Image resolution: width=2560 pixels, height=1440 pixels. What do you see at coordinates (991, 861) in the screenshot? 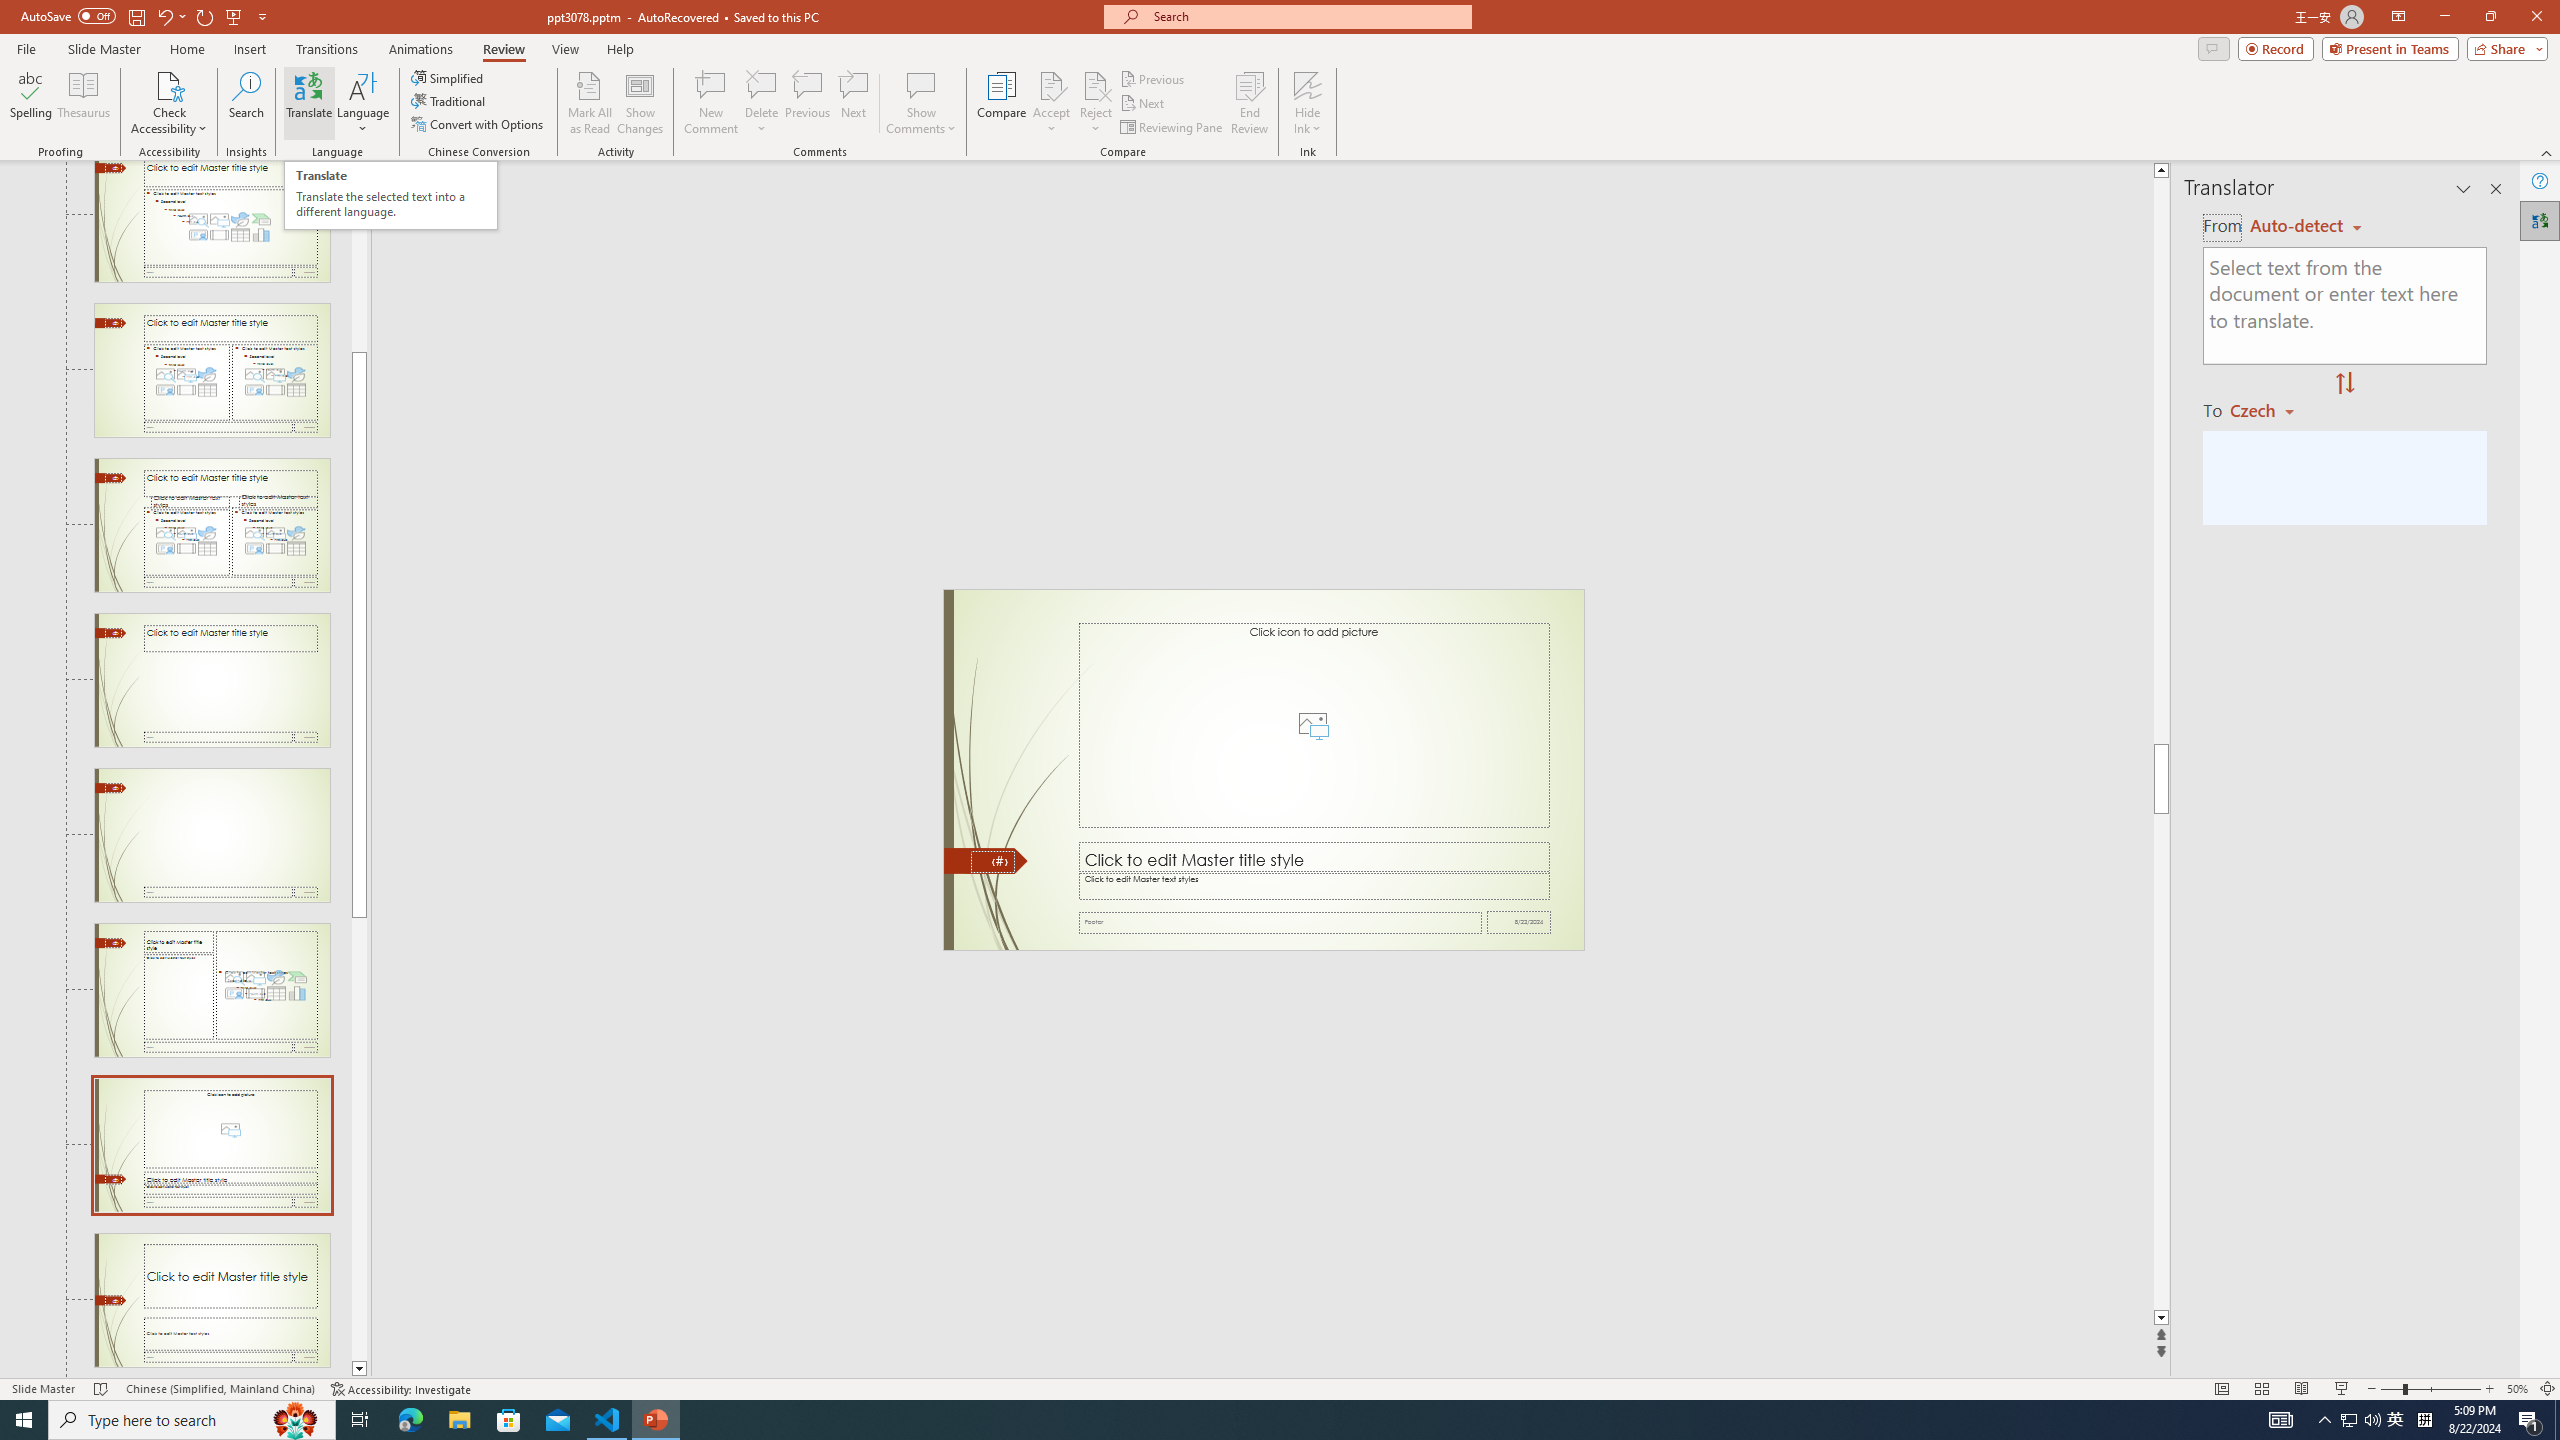
I see `'Slide Number'` at bounding box center [991, 861].